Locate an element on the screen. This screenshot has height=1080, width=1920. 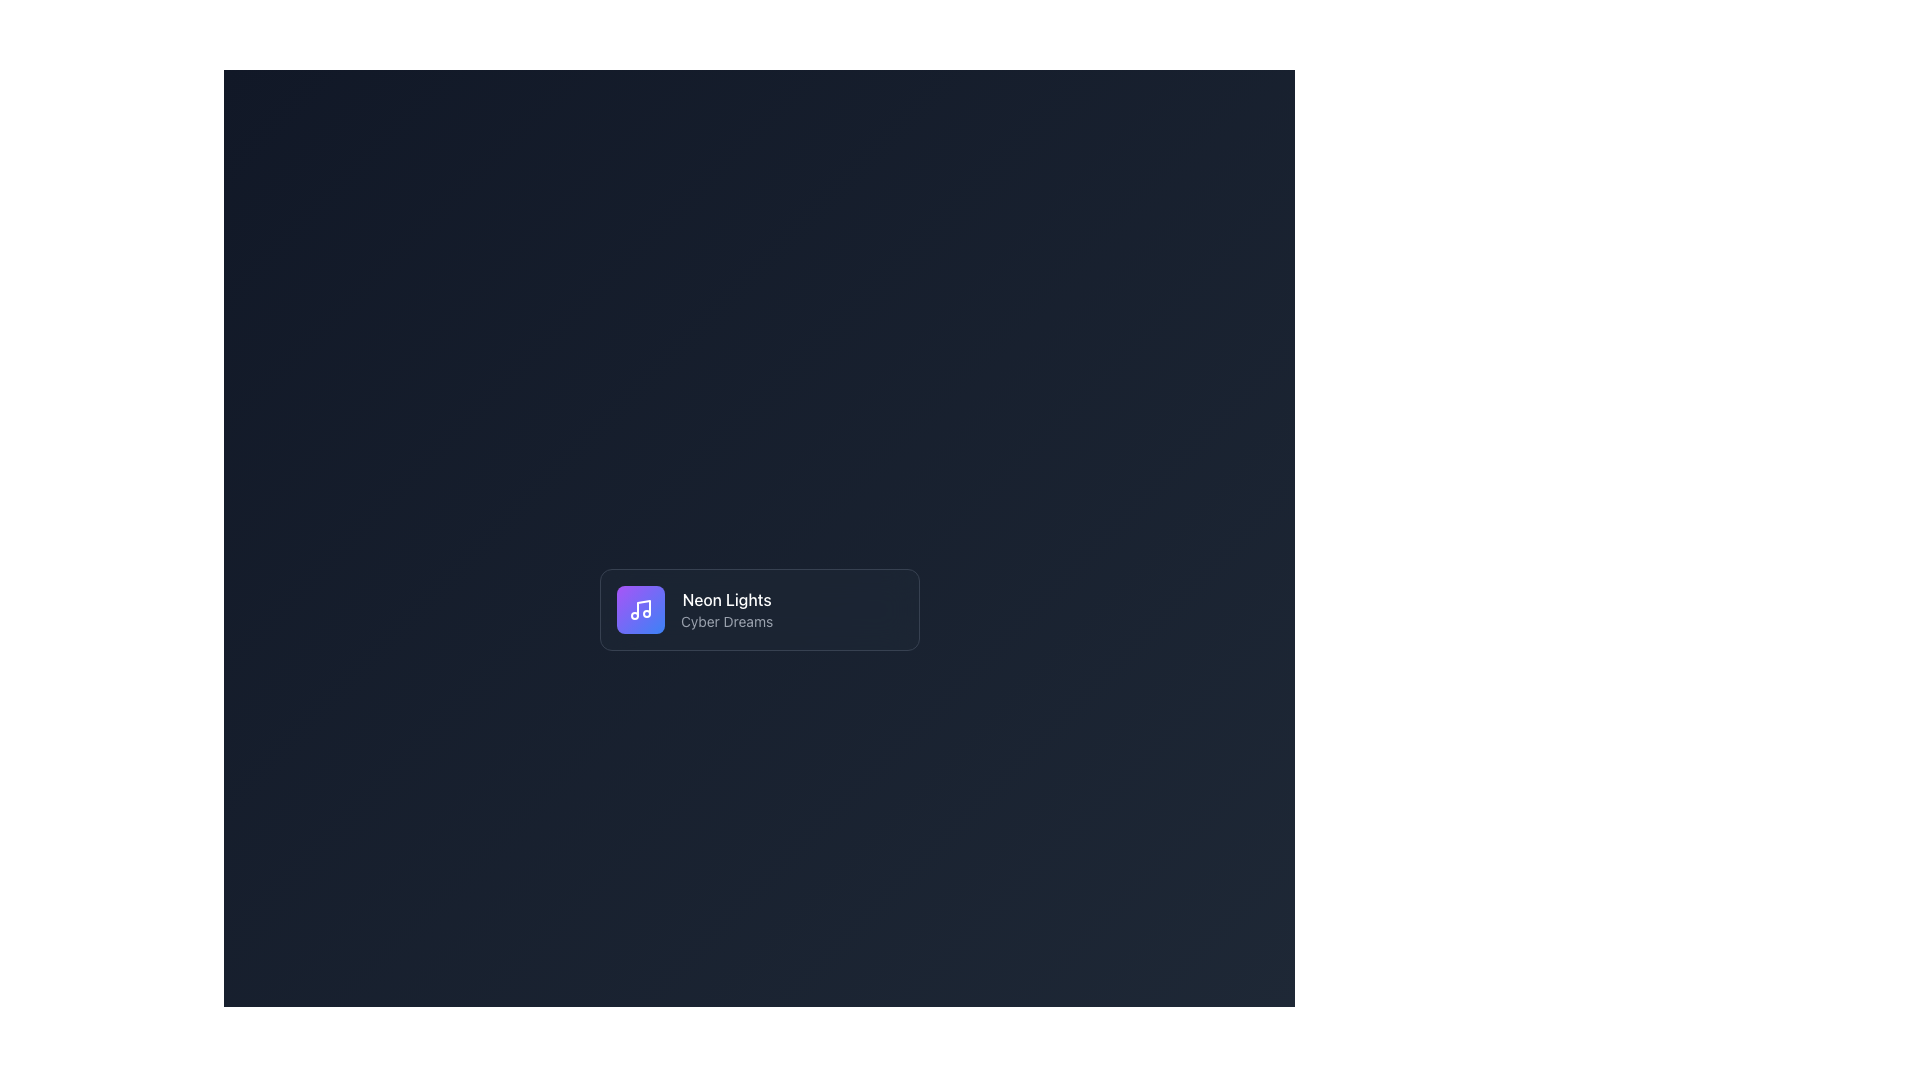
the text label displaying 'Neon Lights' which is styled in white color and positioned above the subtitle 'Cyber Dreams' is located at coordinates (725, 599).